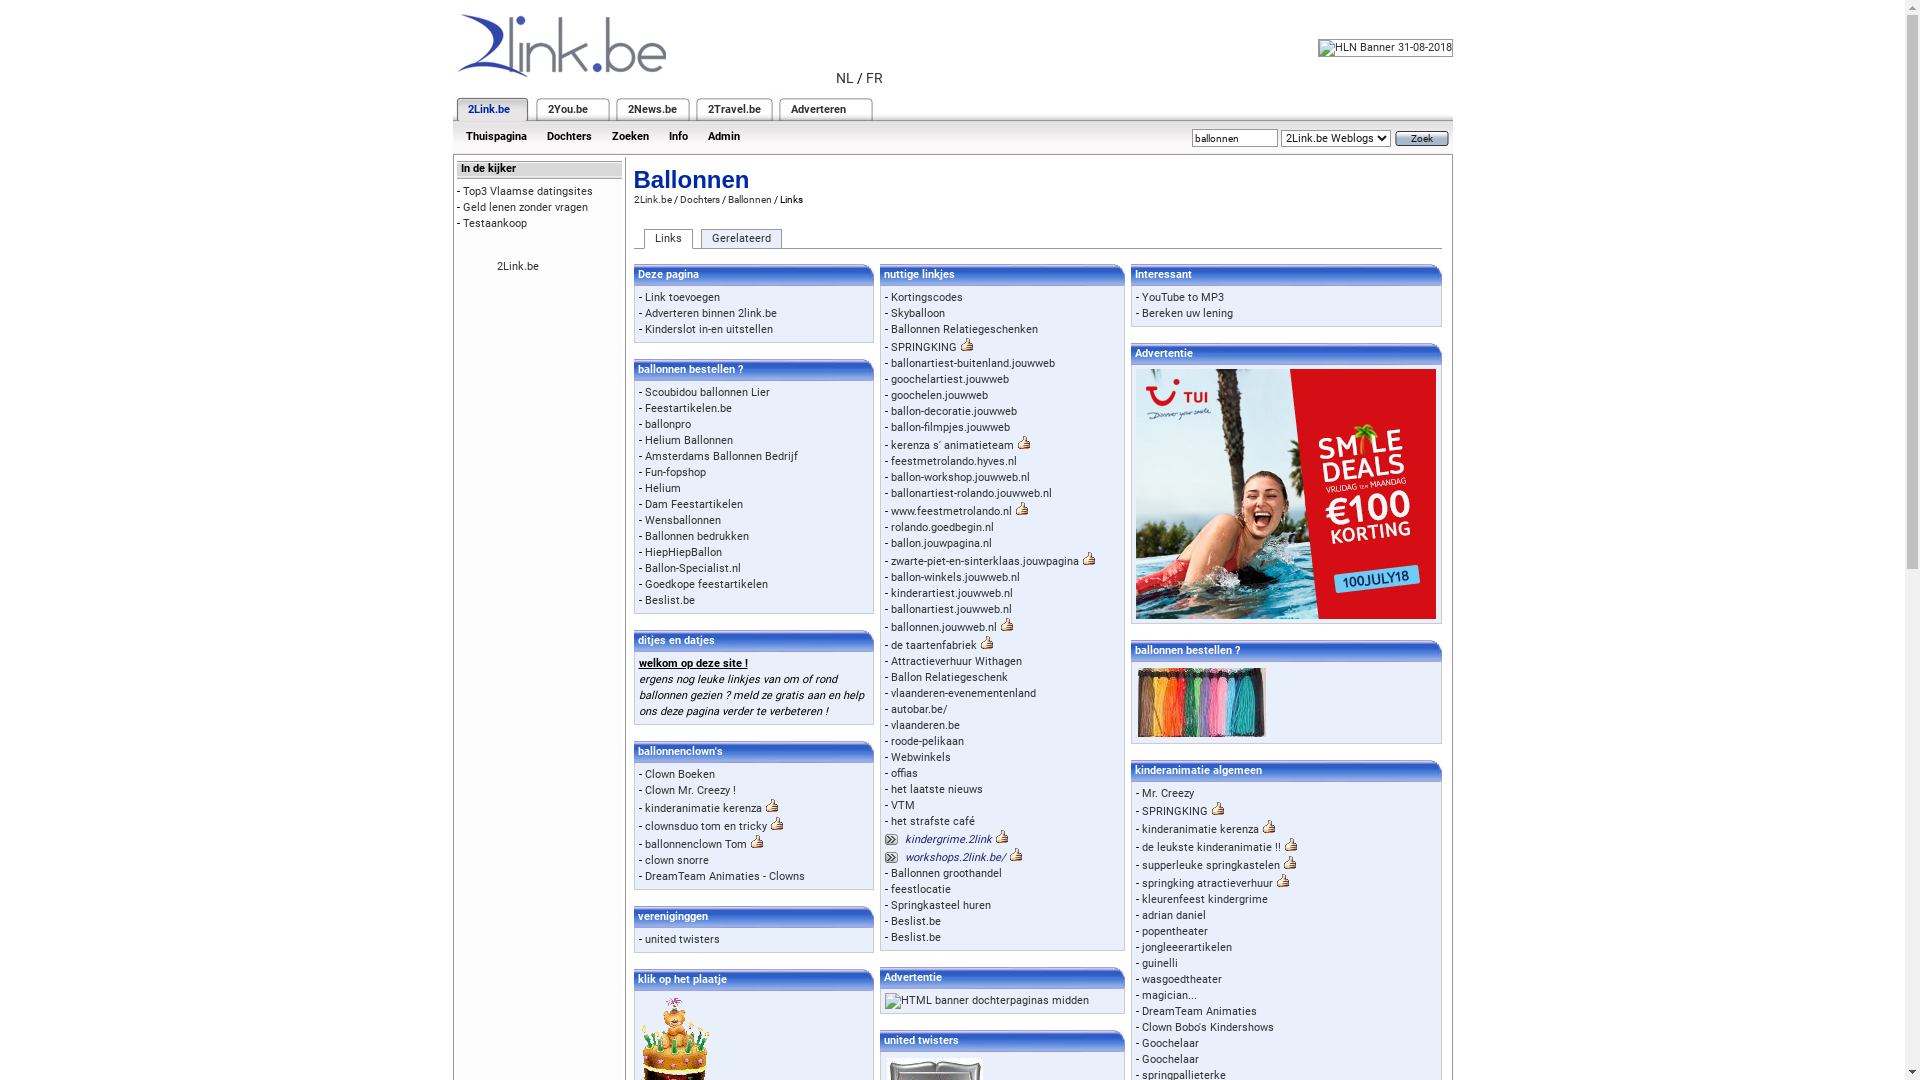  I want to click on 'supperleuke springkastelen', so click(1142, 864).